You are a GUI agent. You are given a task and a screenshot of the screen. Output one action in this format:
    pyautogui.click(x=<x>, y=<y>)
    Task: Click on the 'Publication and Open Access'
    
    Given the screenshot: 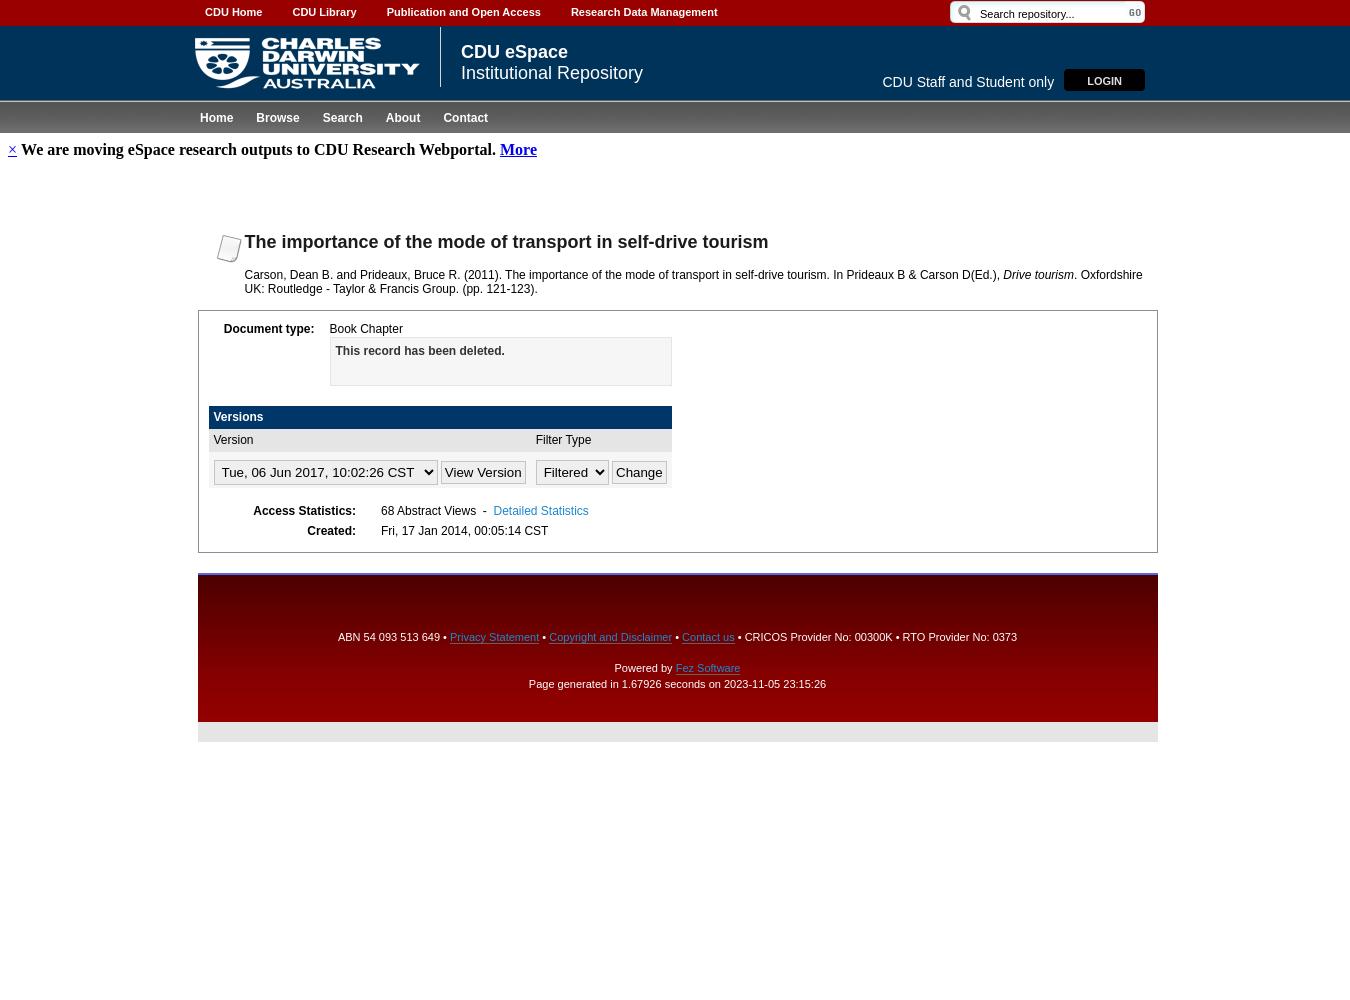 What is the action you would take?
    pyautogui.click(x=462, y=11)
    